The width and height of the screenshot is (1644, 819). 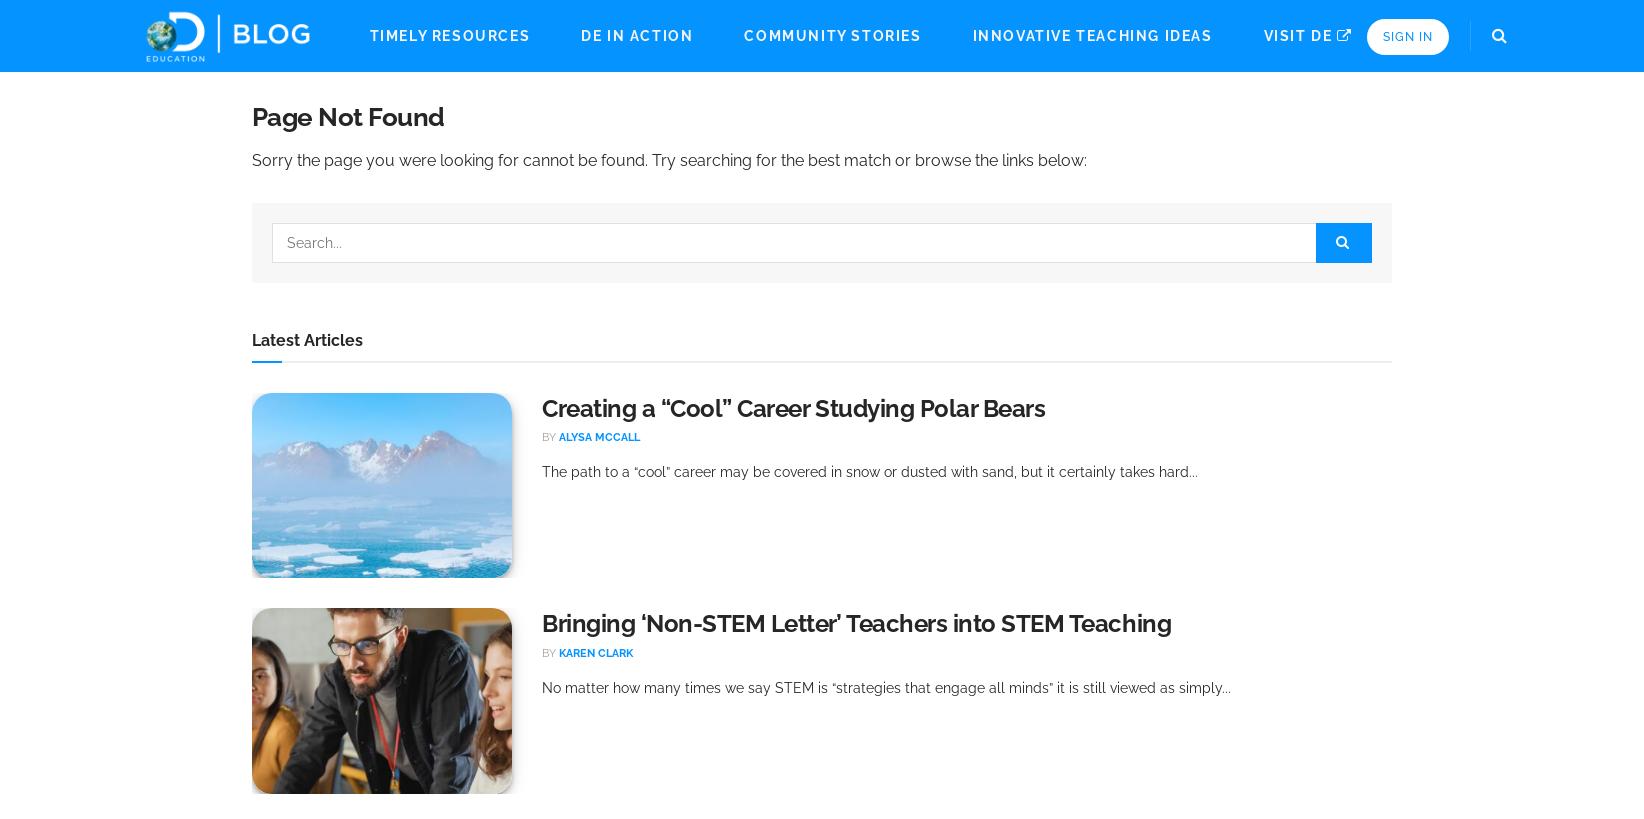 What do you see at coordinates (307, 339) in the screenshot?
I see `'Latest Articles'` at bounding box center [307, 339].